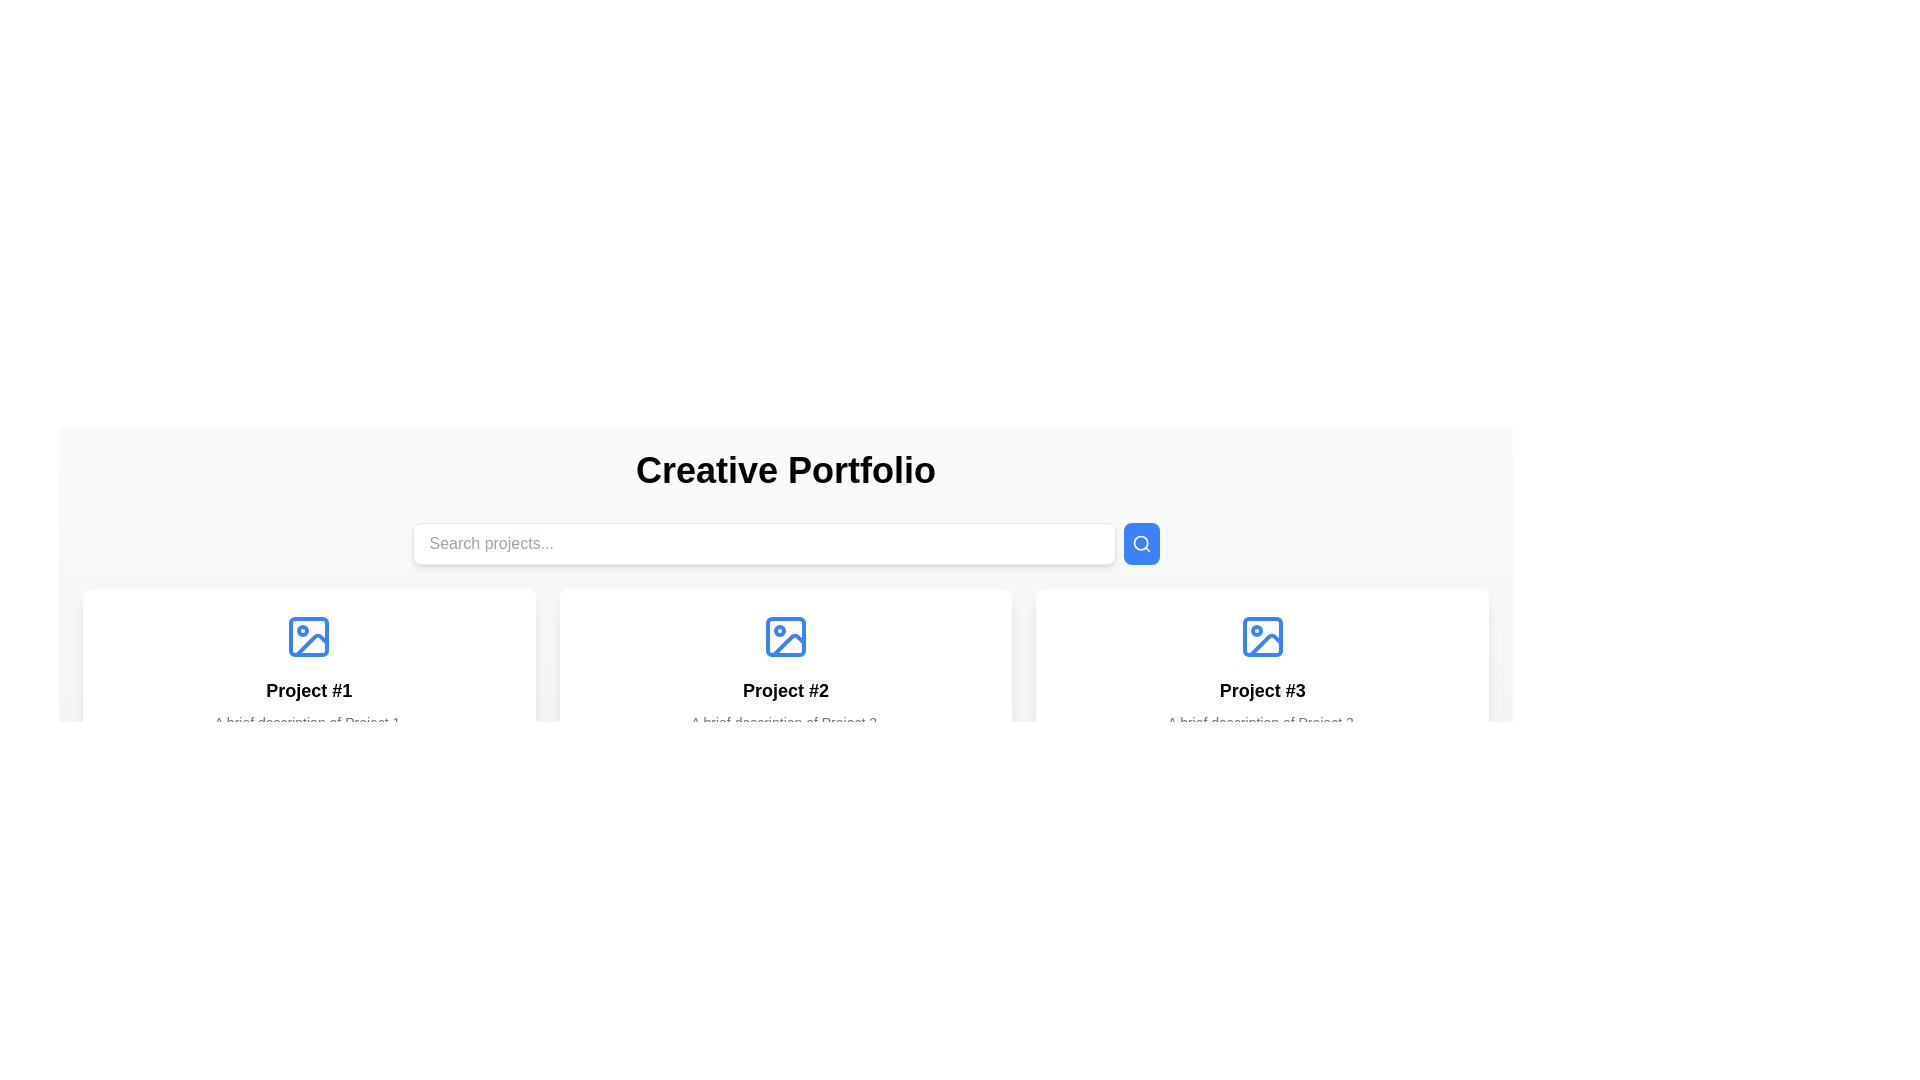 The height and width of the screenshot is (1080, 1920). Describe the element at coordinates (308, 697) in the screenshot. I see `keyboard navigation` at that location.